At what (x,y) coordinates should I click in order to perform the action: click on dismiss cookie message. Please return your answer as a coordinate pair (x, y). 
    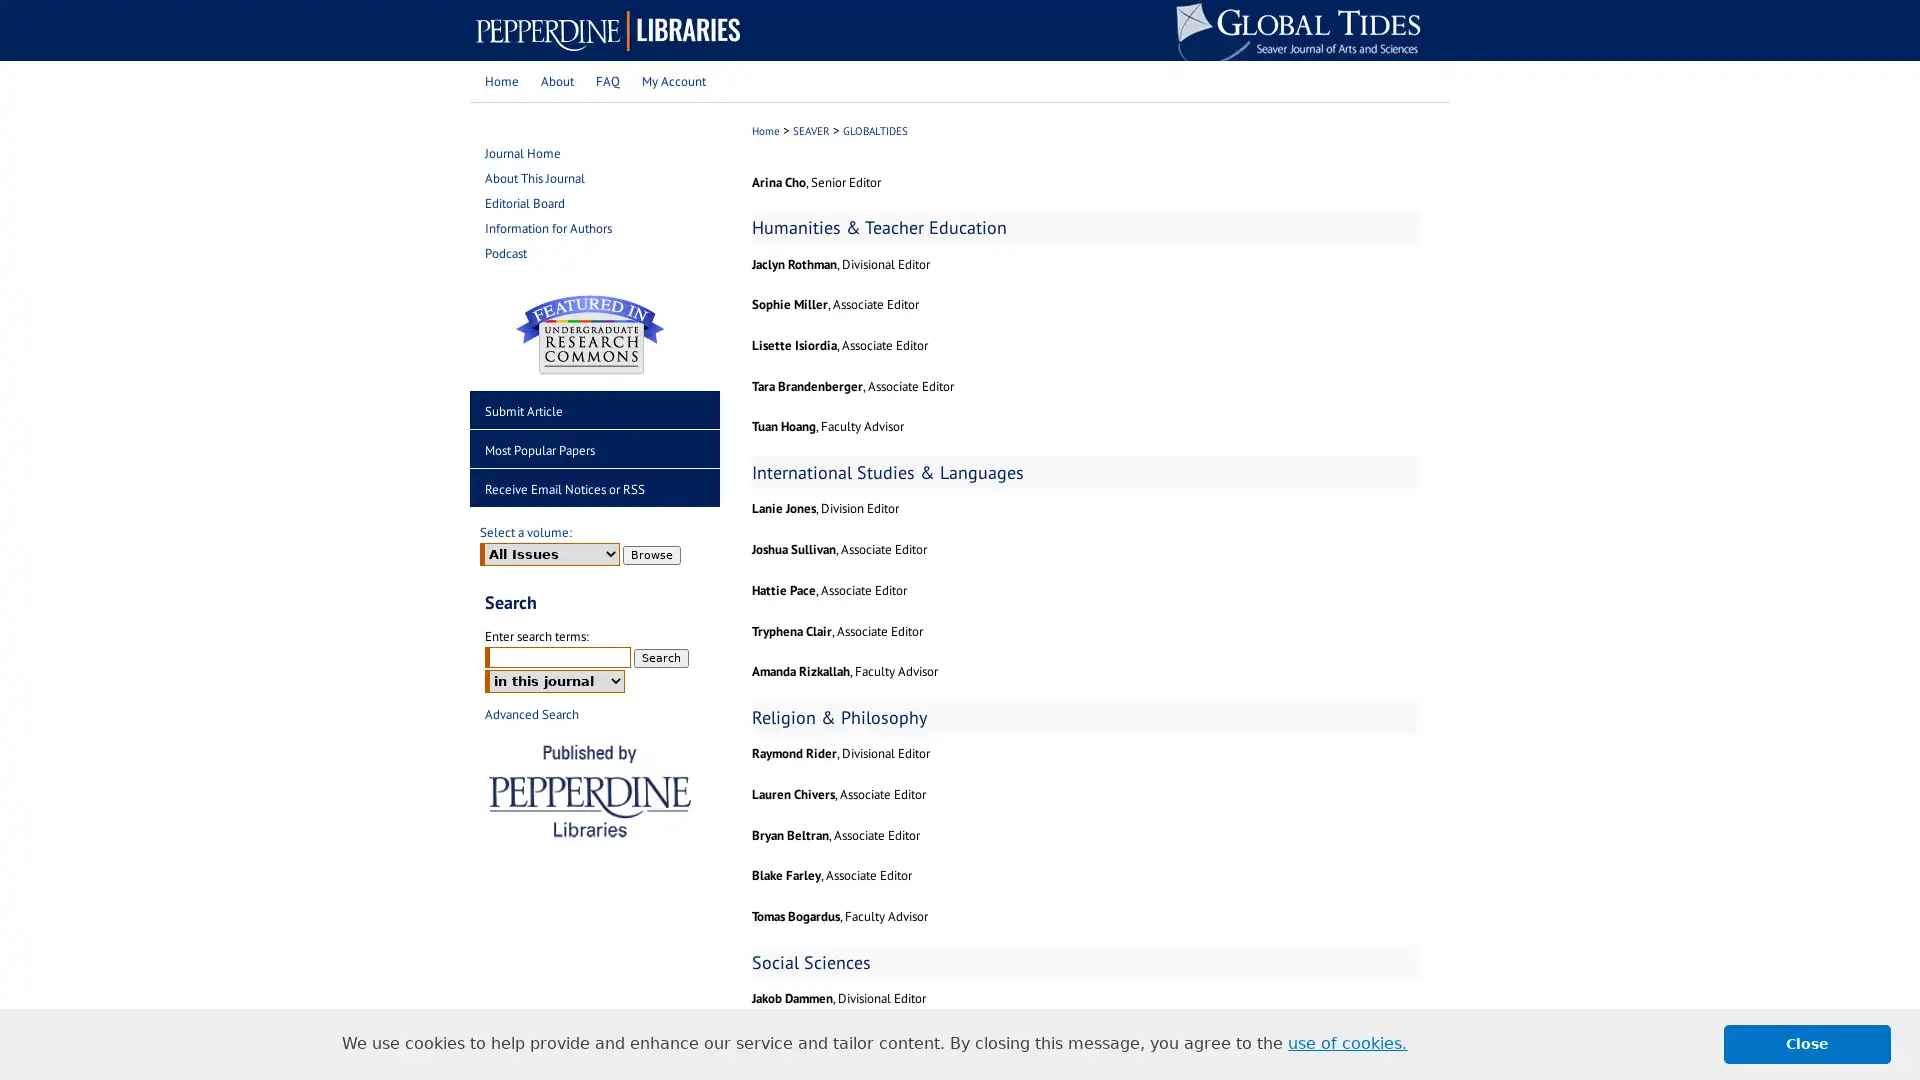
    Looking at the image, I should click on (1807, 1043).